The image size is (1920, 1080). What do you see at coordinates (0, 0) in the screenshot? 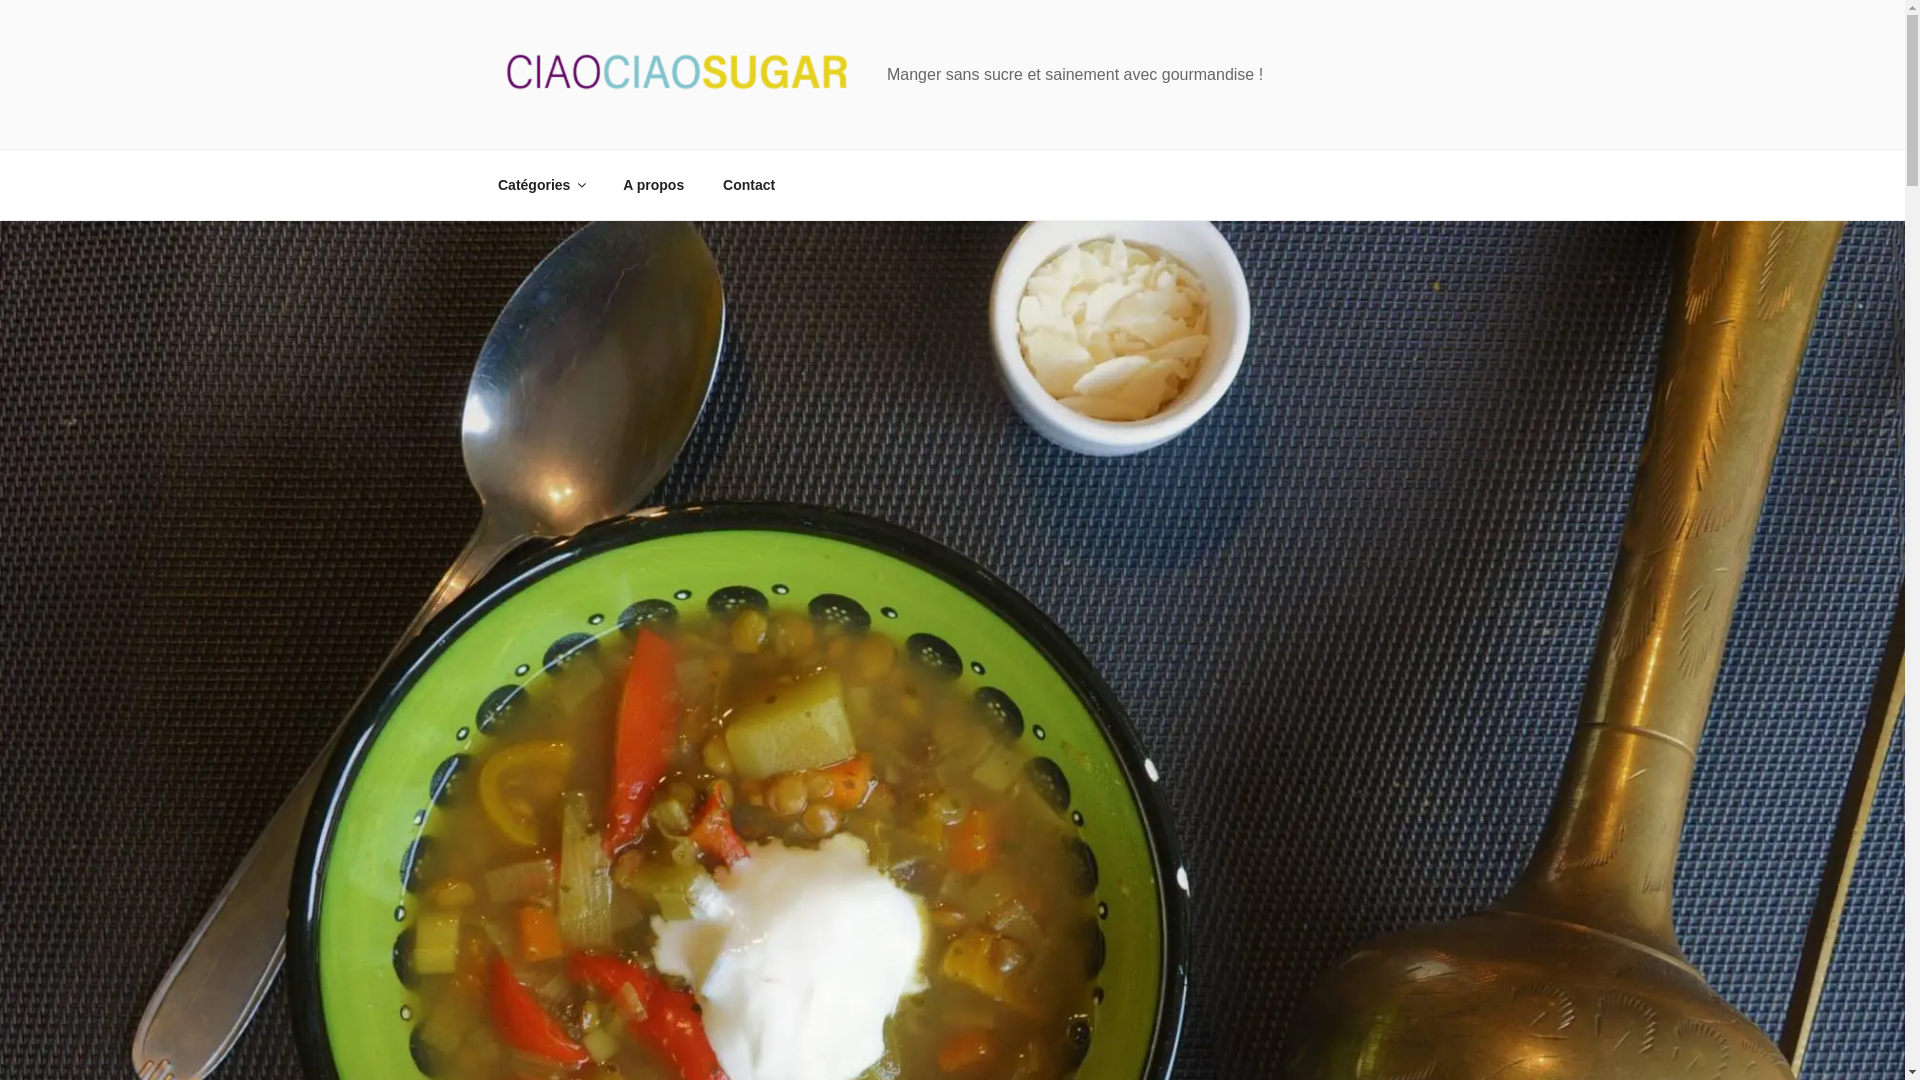
I see `'Aller au contenu principal'` at bounding box center [0, 0].